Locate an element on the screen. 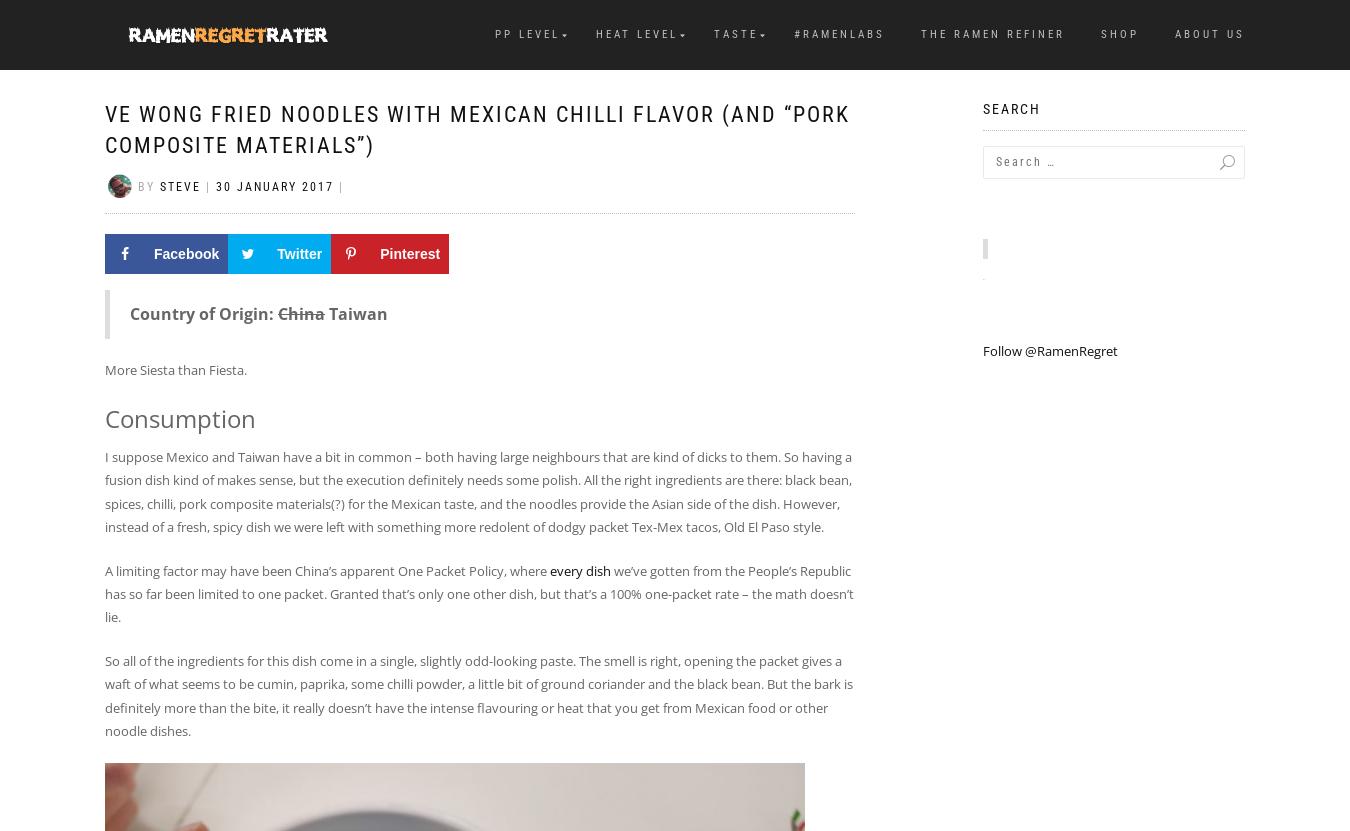 Image resolution: width=1350 pixels, height=831 pixels. 'Consumption' is located at coordinates (180, 417).